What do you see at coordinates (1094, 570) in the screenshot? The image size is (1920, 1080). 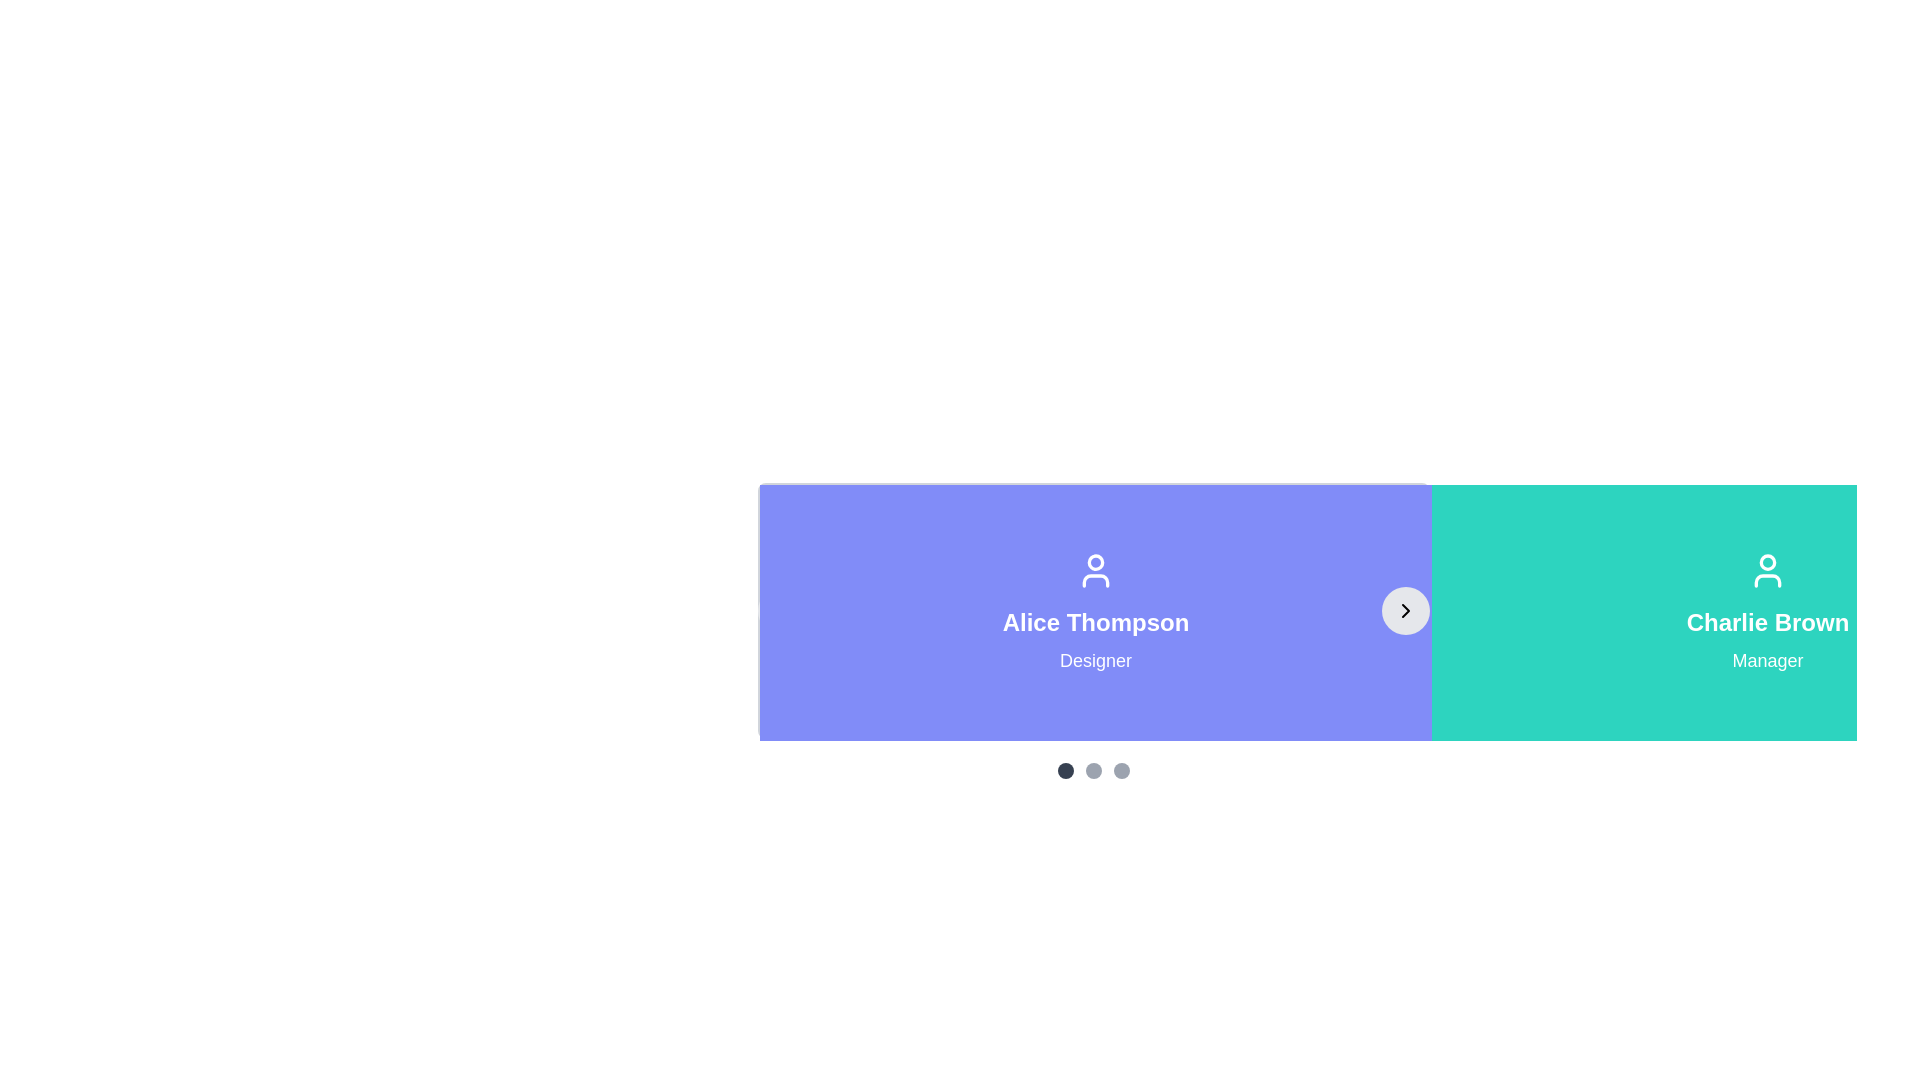 I see `the user profile icon located in the top-center area of the blue panel, positioned above the text 'Alice Thompson' and 'Designer'` at bounding box center [1094, 570].